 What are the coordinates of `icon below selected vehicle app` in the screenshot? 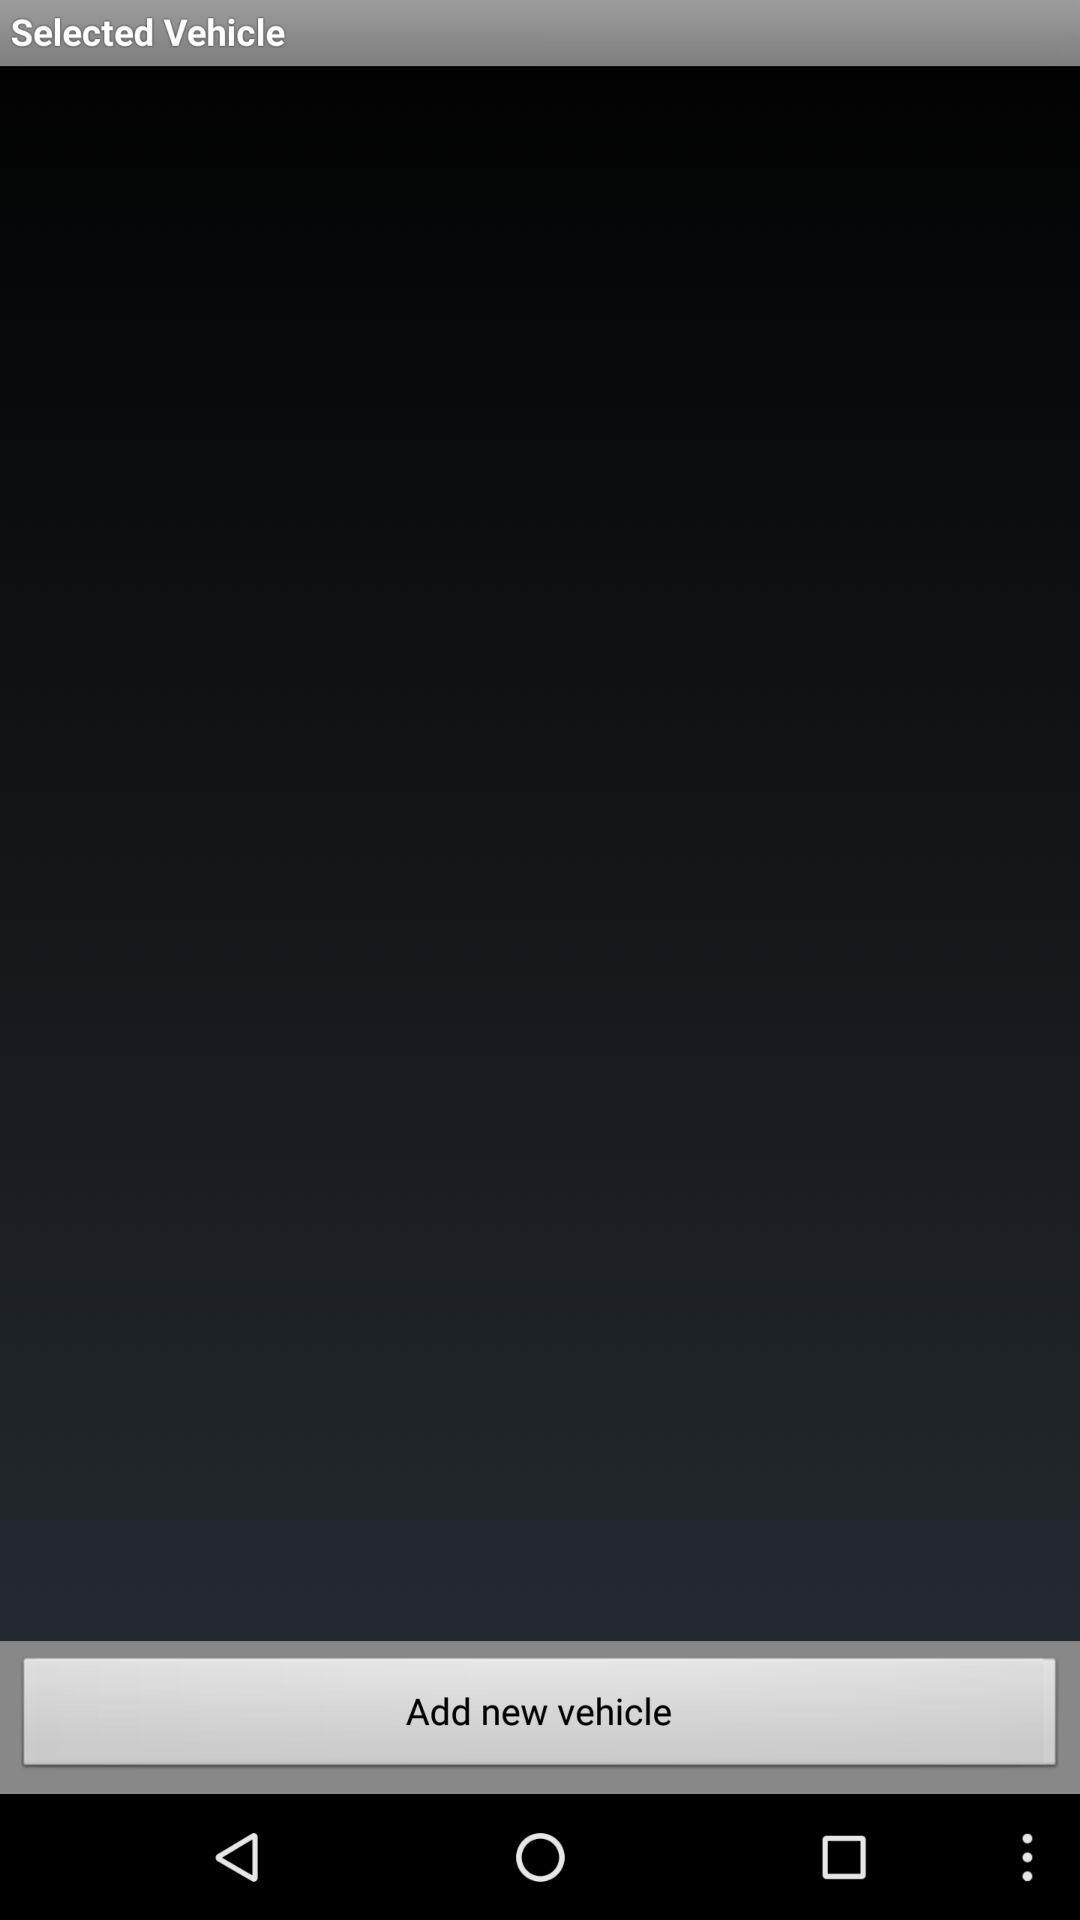 It's located at (540, 853).